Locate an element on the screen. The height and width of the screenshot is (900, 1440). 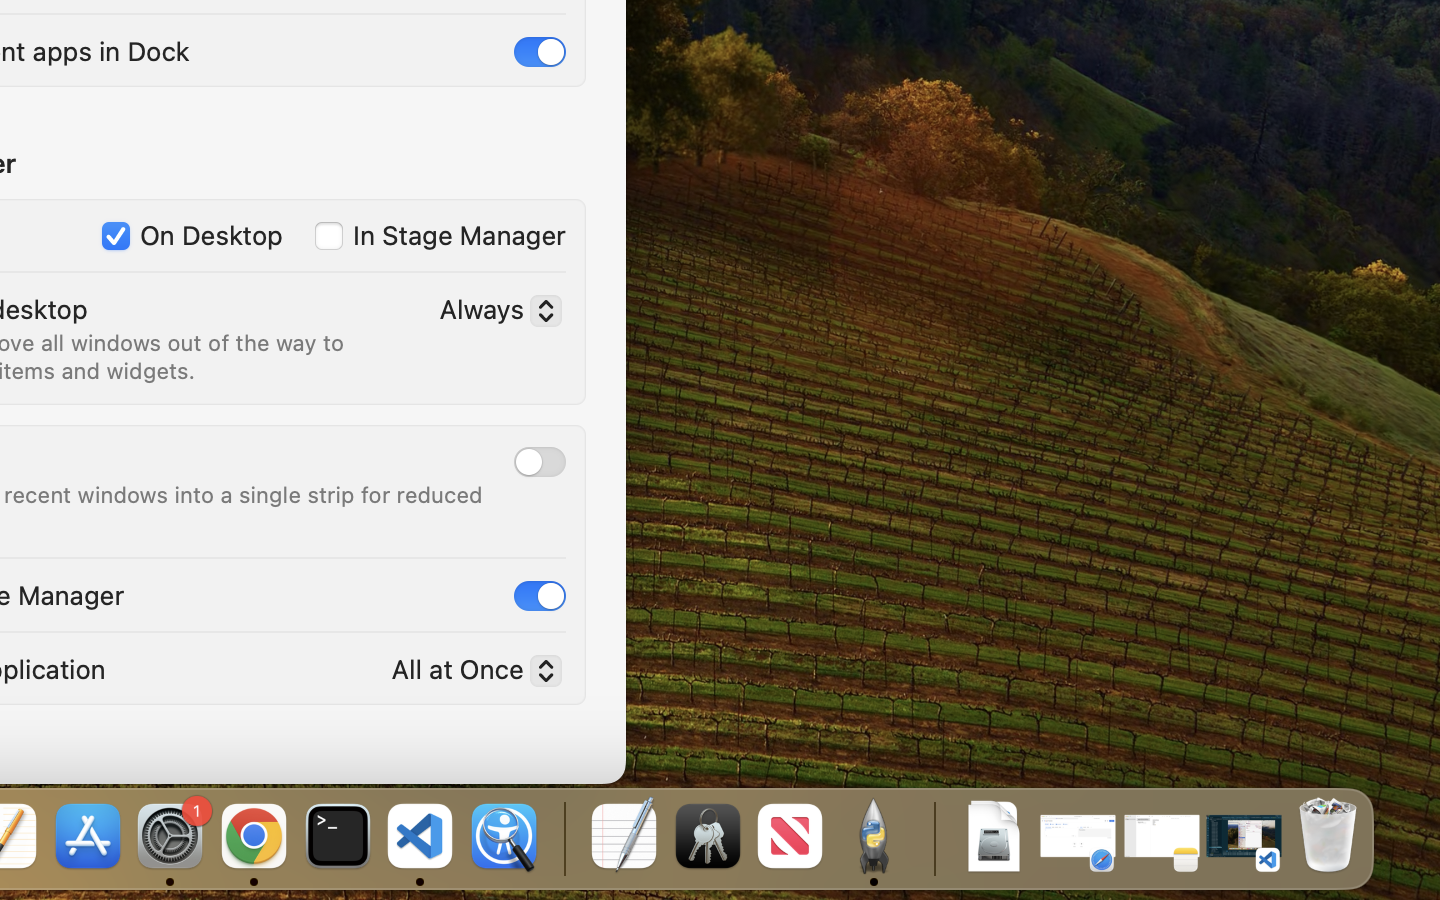
'Always' is located at coordinates (491, 312).